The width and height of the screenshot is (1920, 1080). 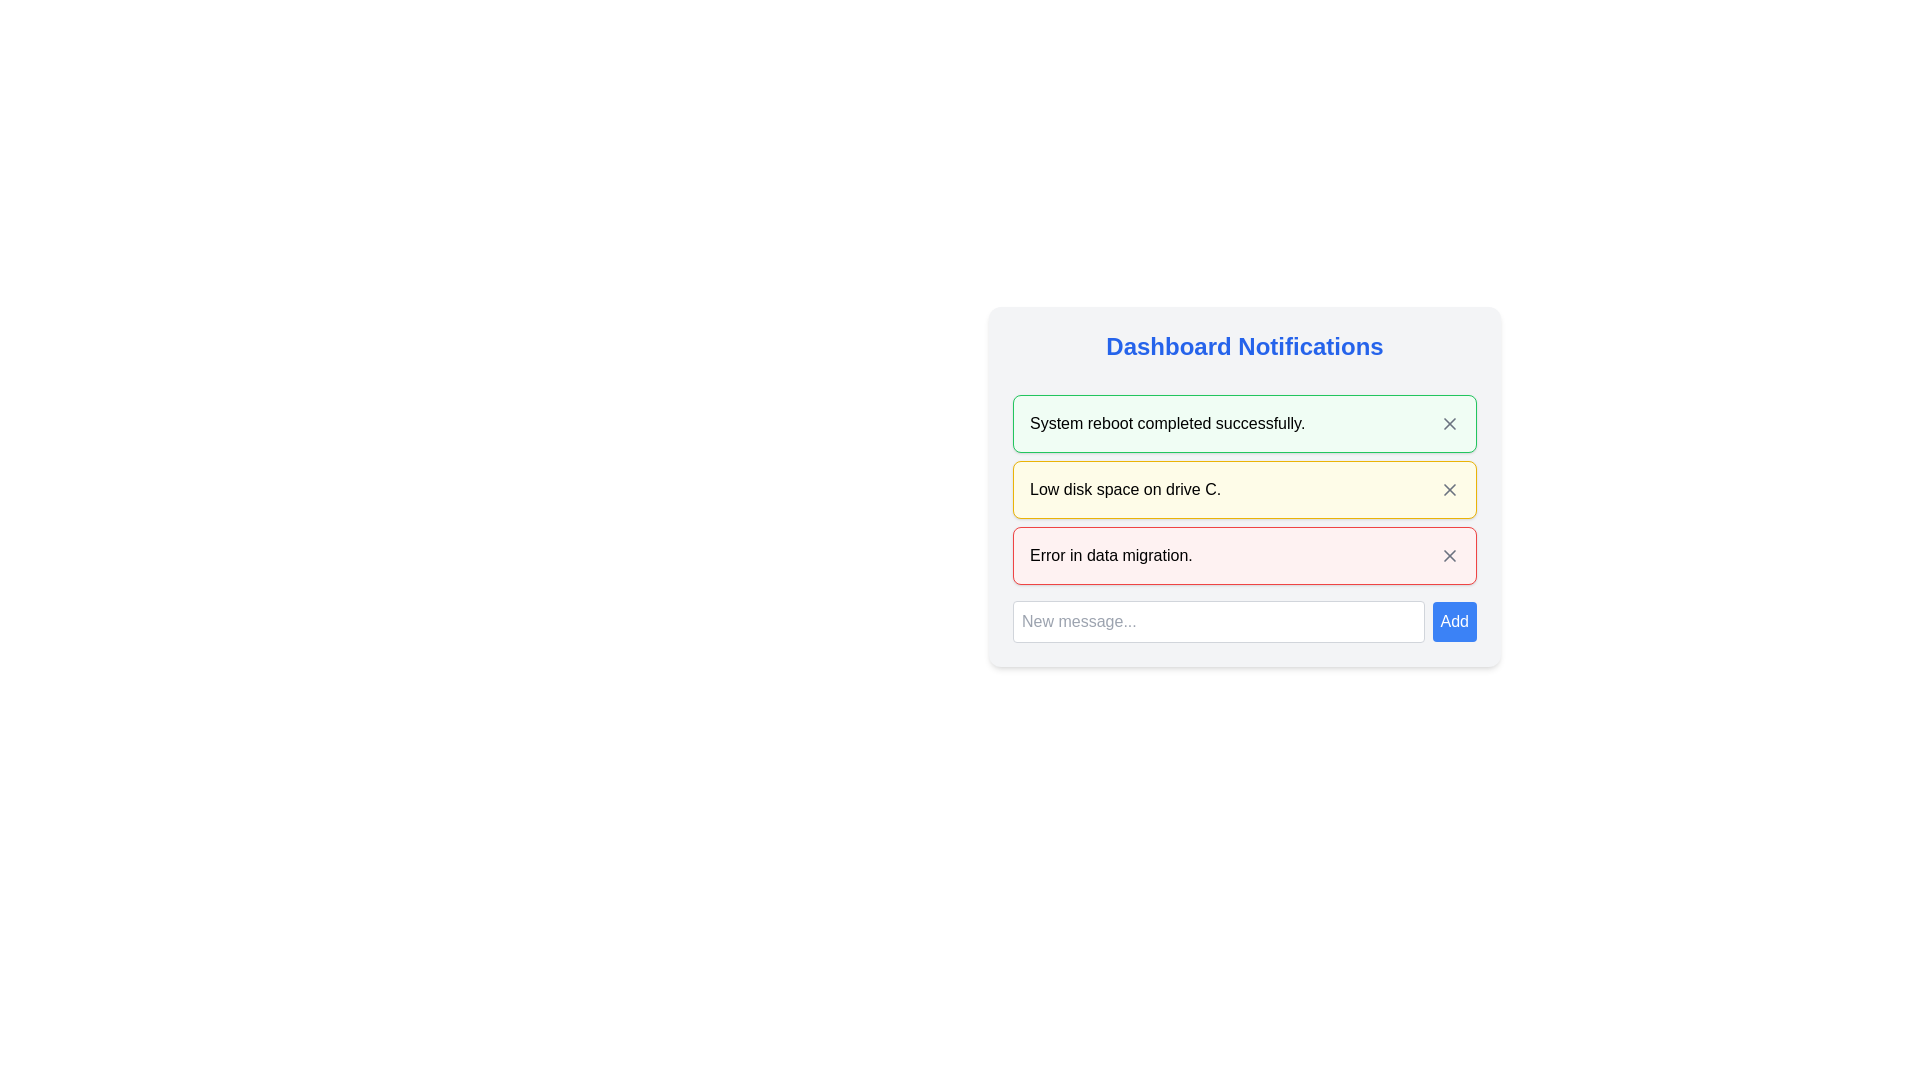 What do you see at coordinates (1449, 555) in the screenshot?
I see `the circular 'X' button in the top-right corner of the red-bordered notification card labeled 'Error in data migration.' to change its color` at bounding box center [1449, 555].